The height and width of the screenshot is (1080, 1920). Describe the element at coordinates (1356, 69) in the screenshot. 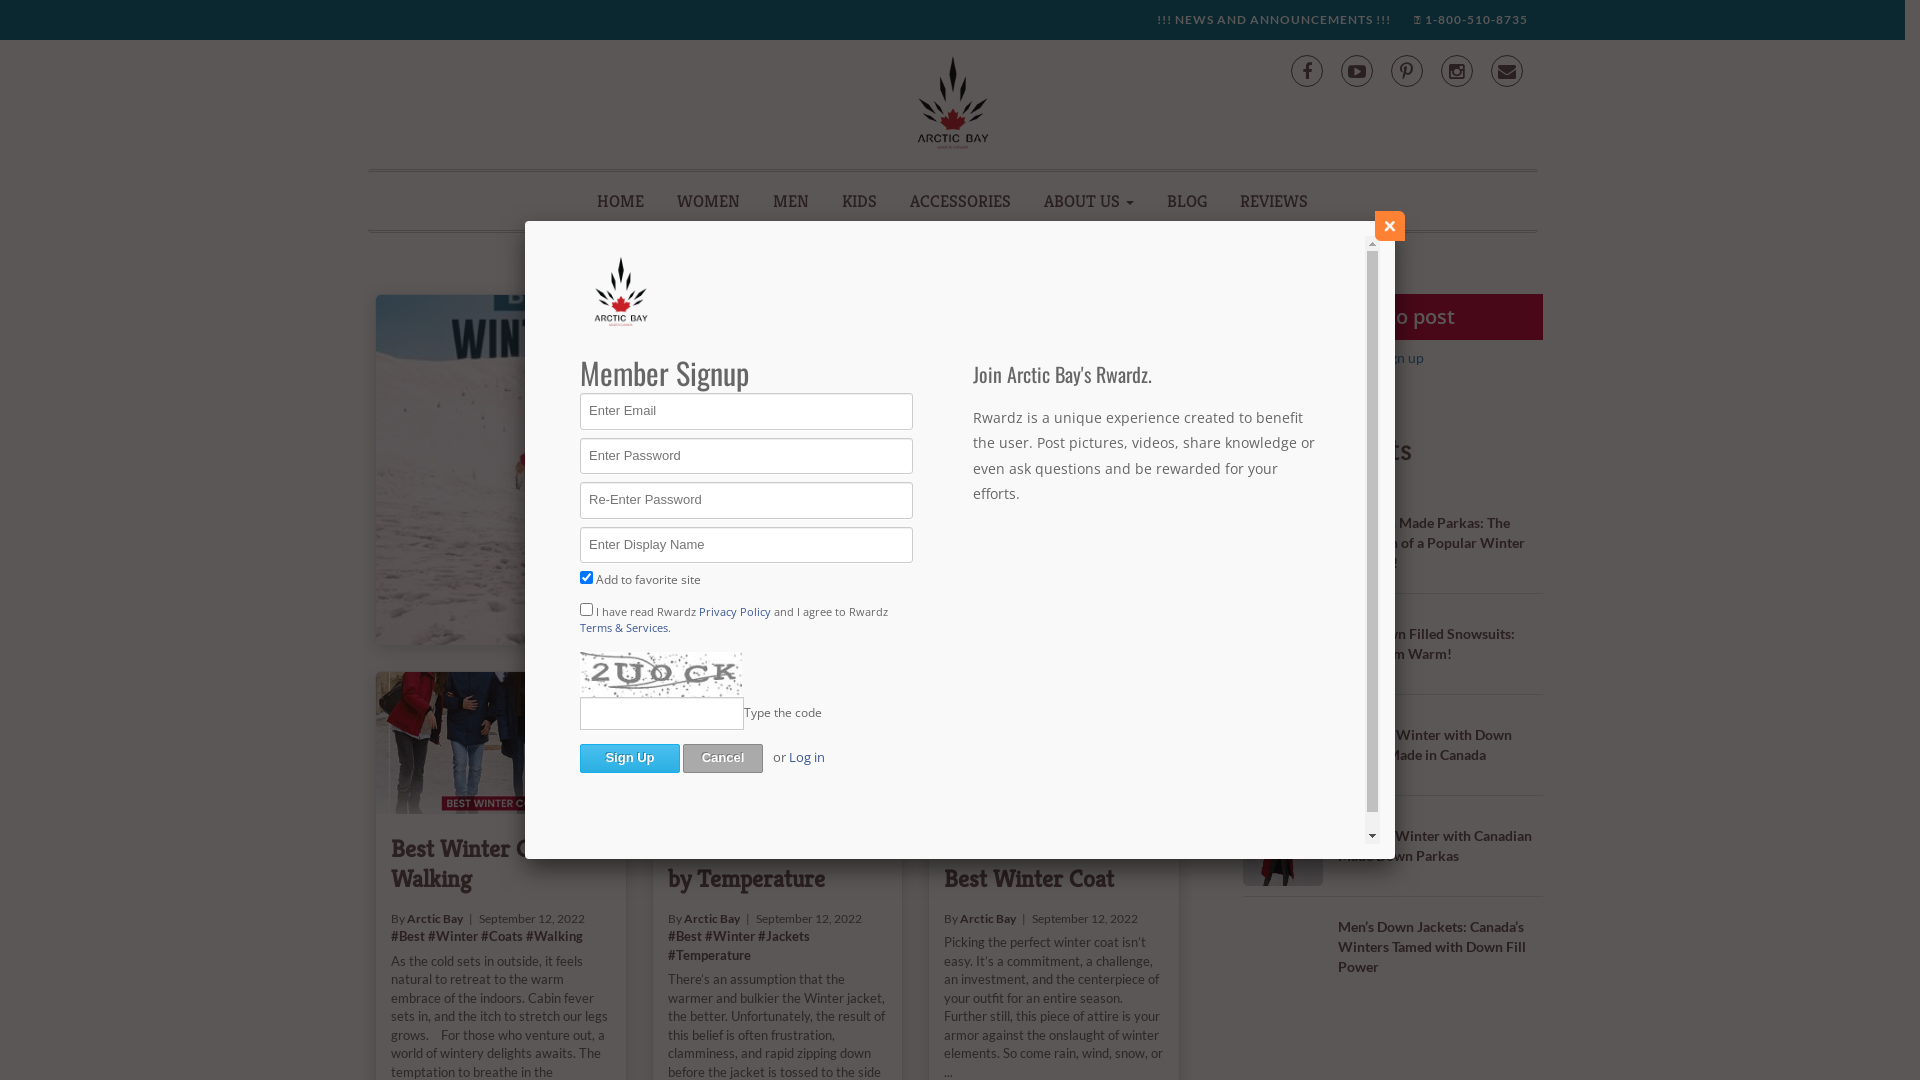

I see `'Arctic Bay on YouTube'` at that location.